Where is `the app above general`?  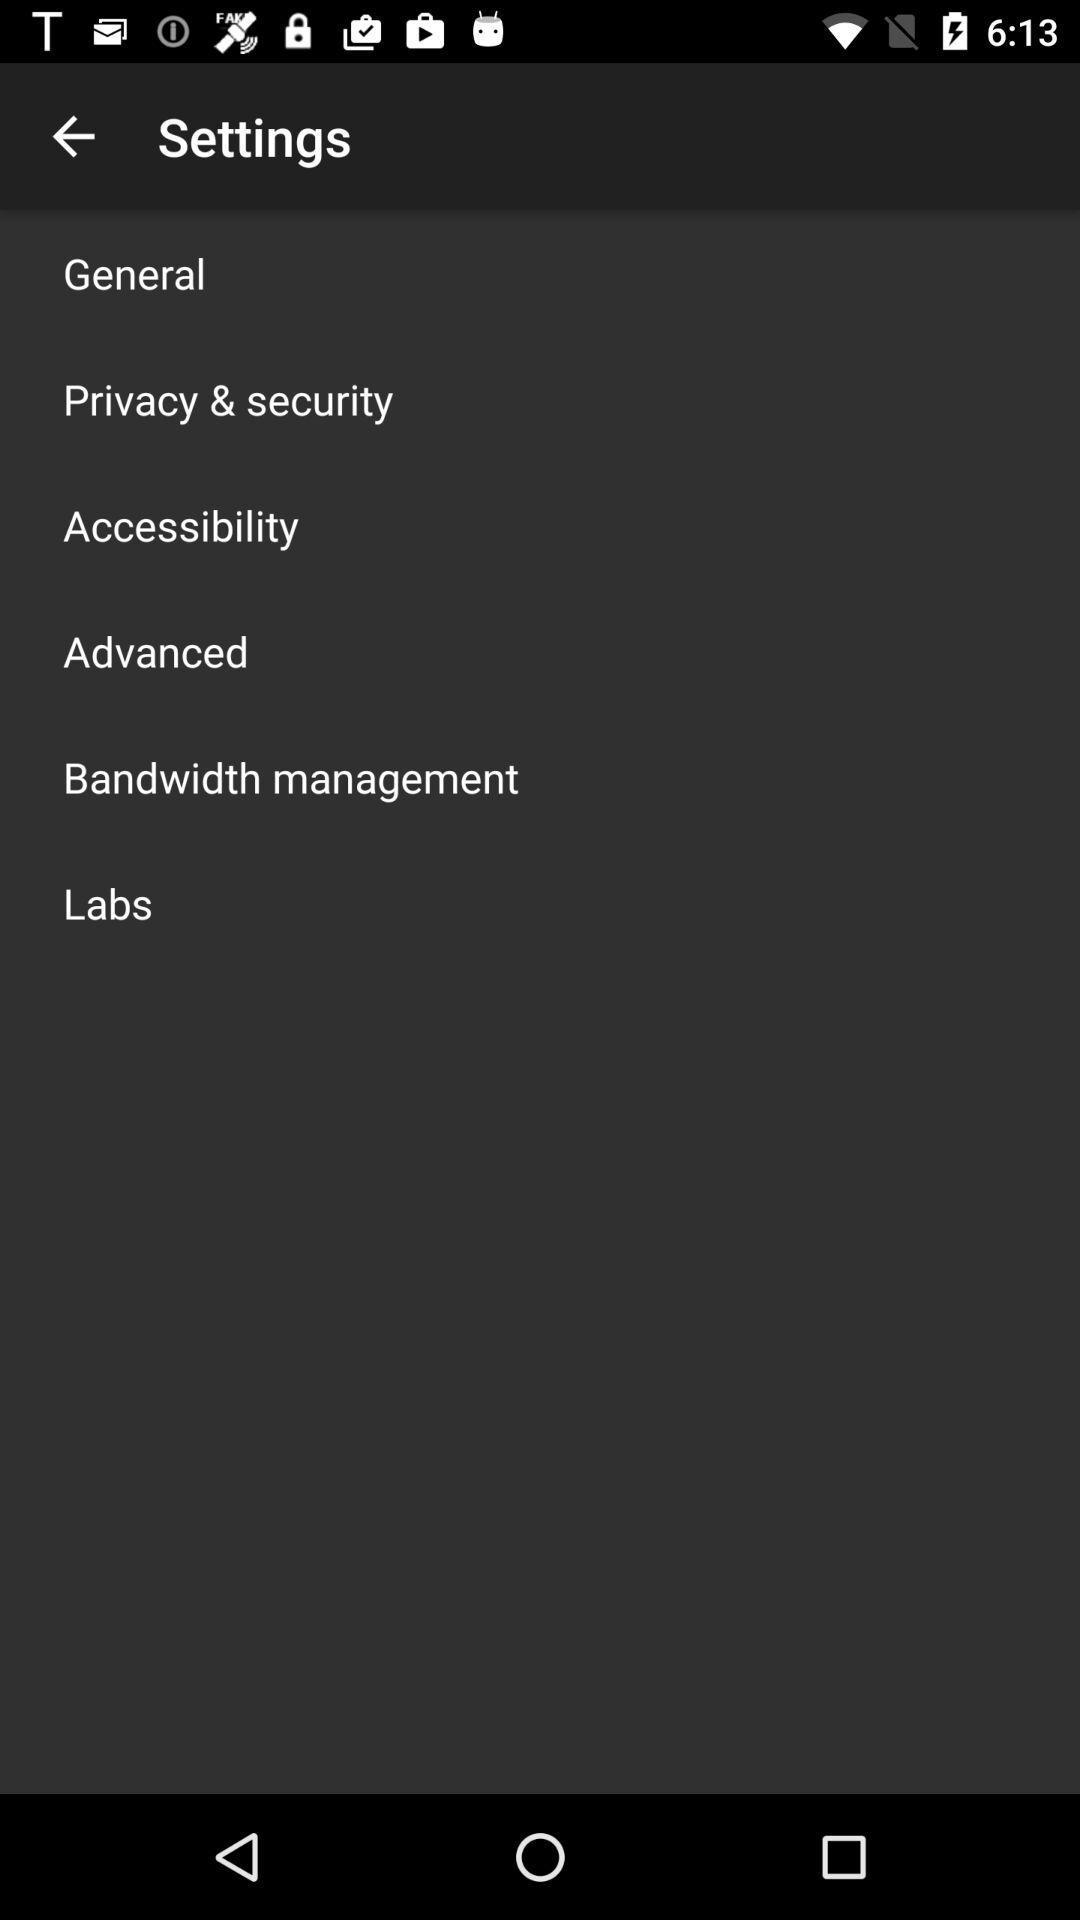
the app above general is located at coordinates (72, 135).